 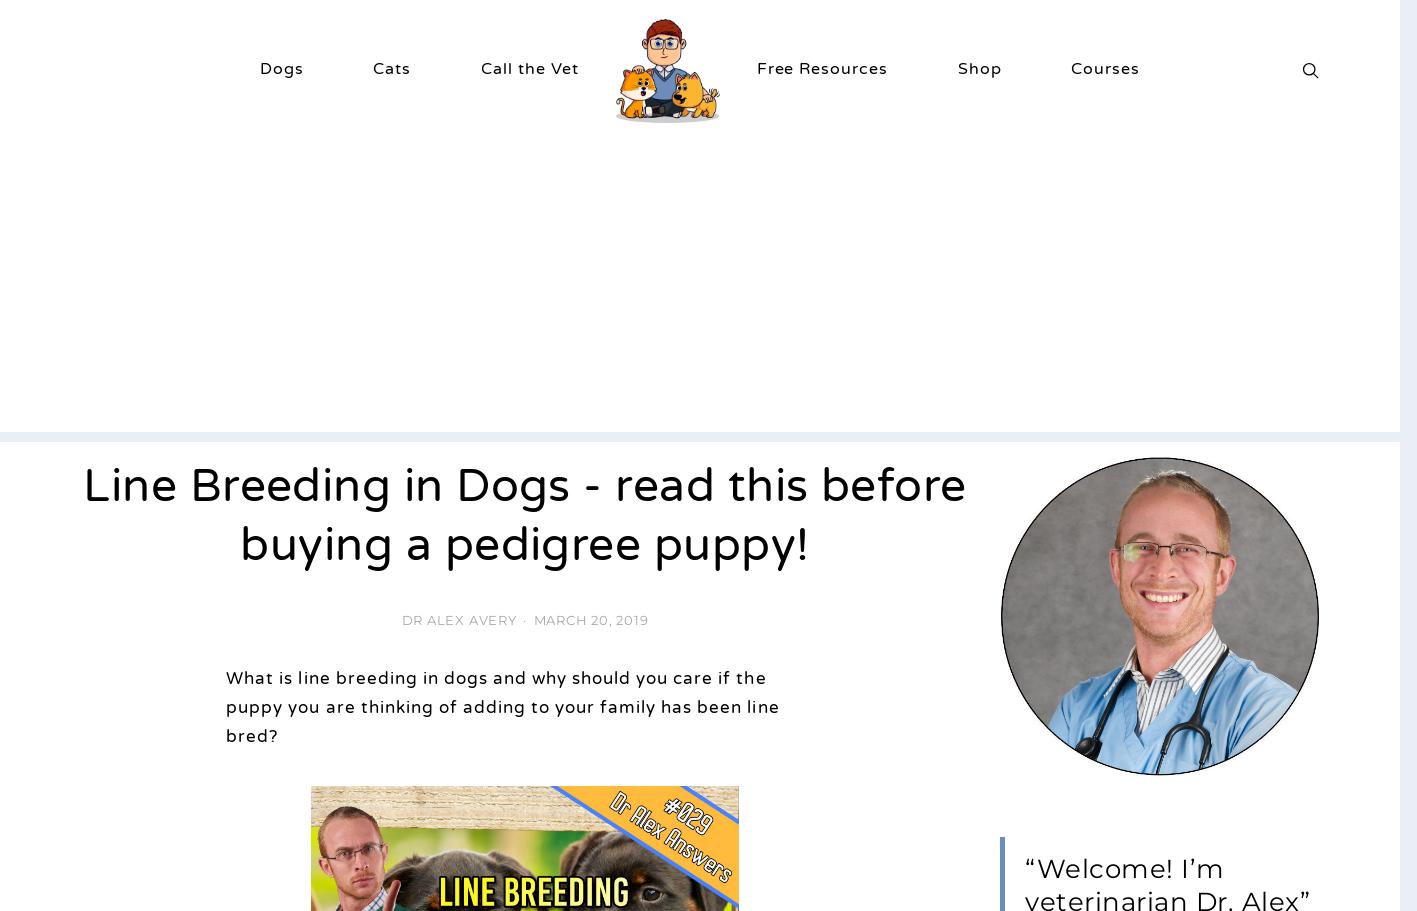 What do you see at coordinates (1104, 66) in the screenshot?
I see `'Courses'` at bounding box center [1104, 66].